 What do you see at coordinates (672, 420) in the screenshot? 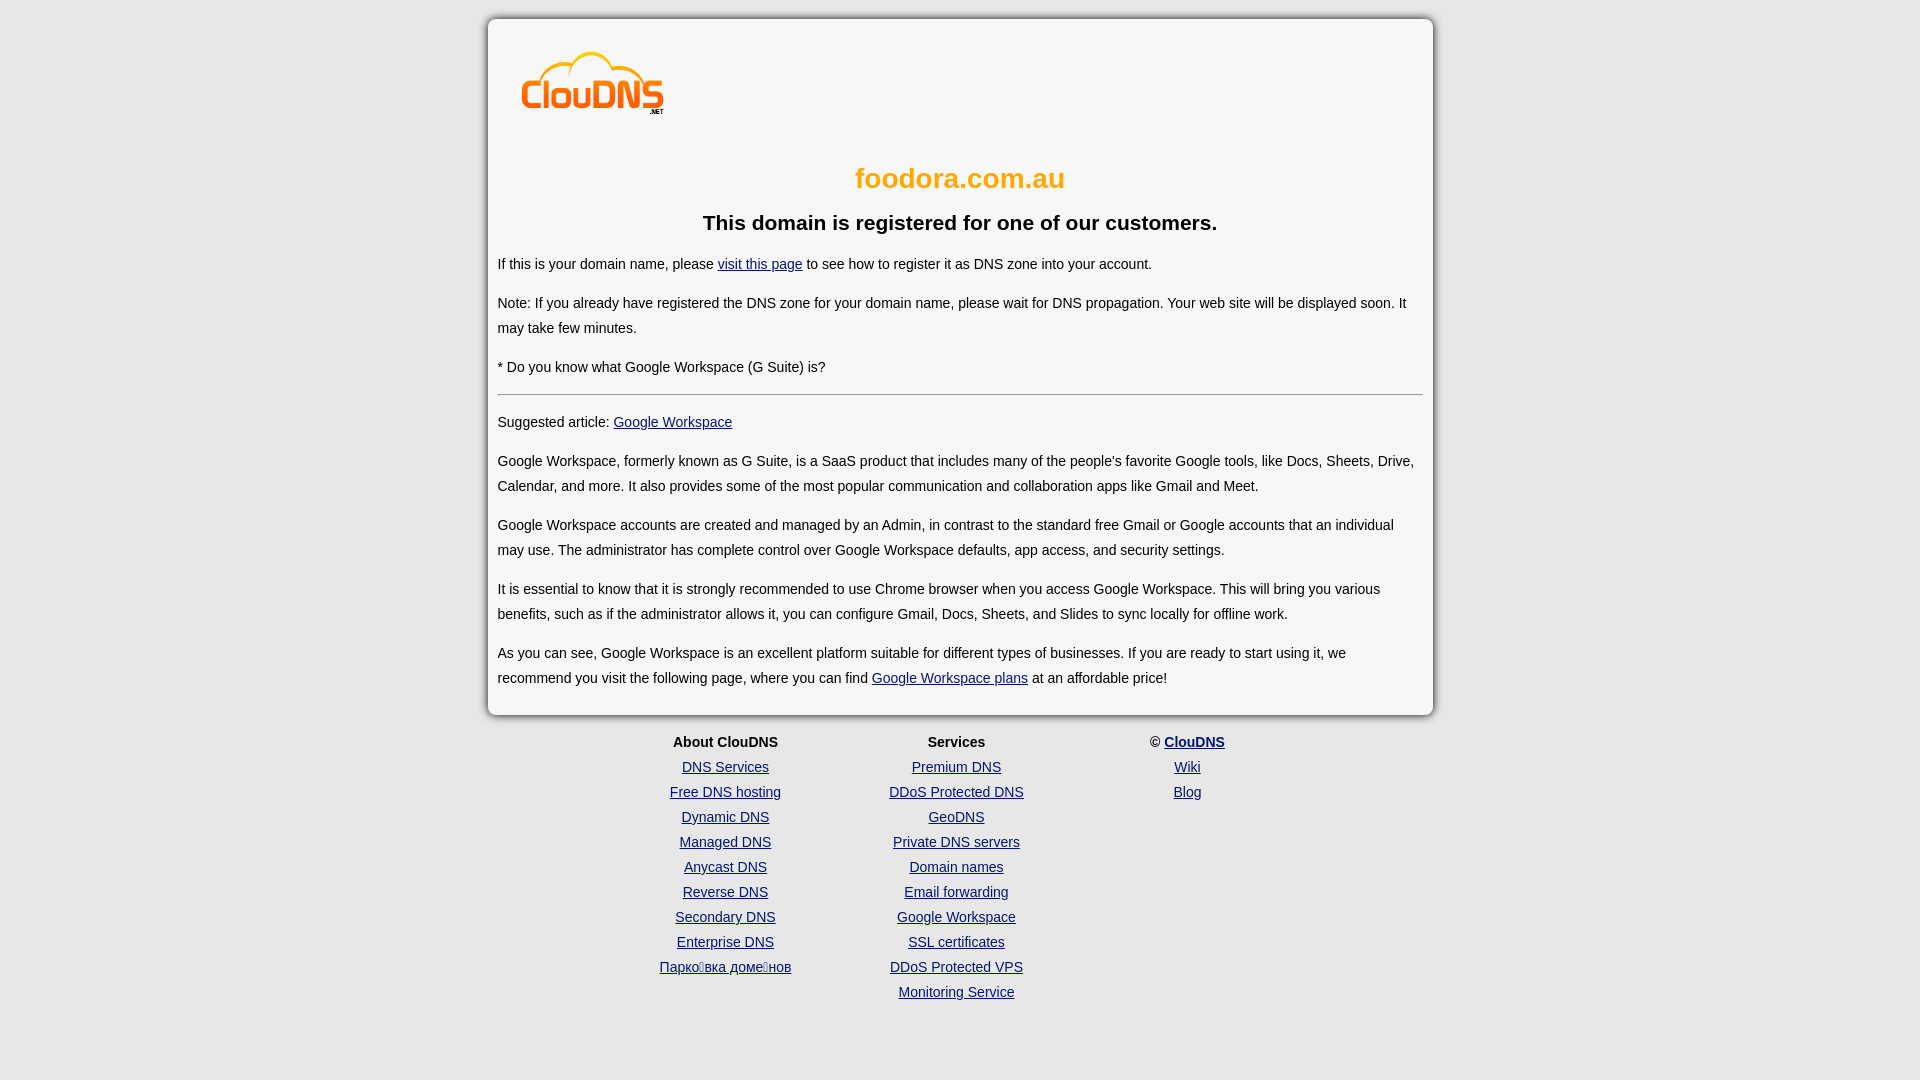
I see `'Google Workspace'` at bounding box center [672, 420].